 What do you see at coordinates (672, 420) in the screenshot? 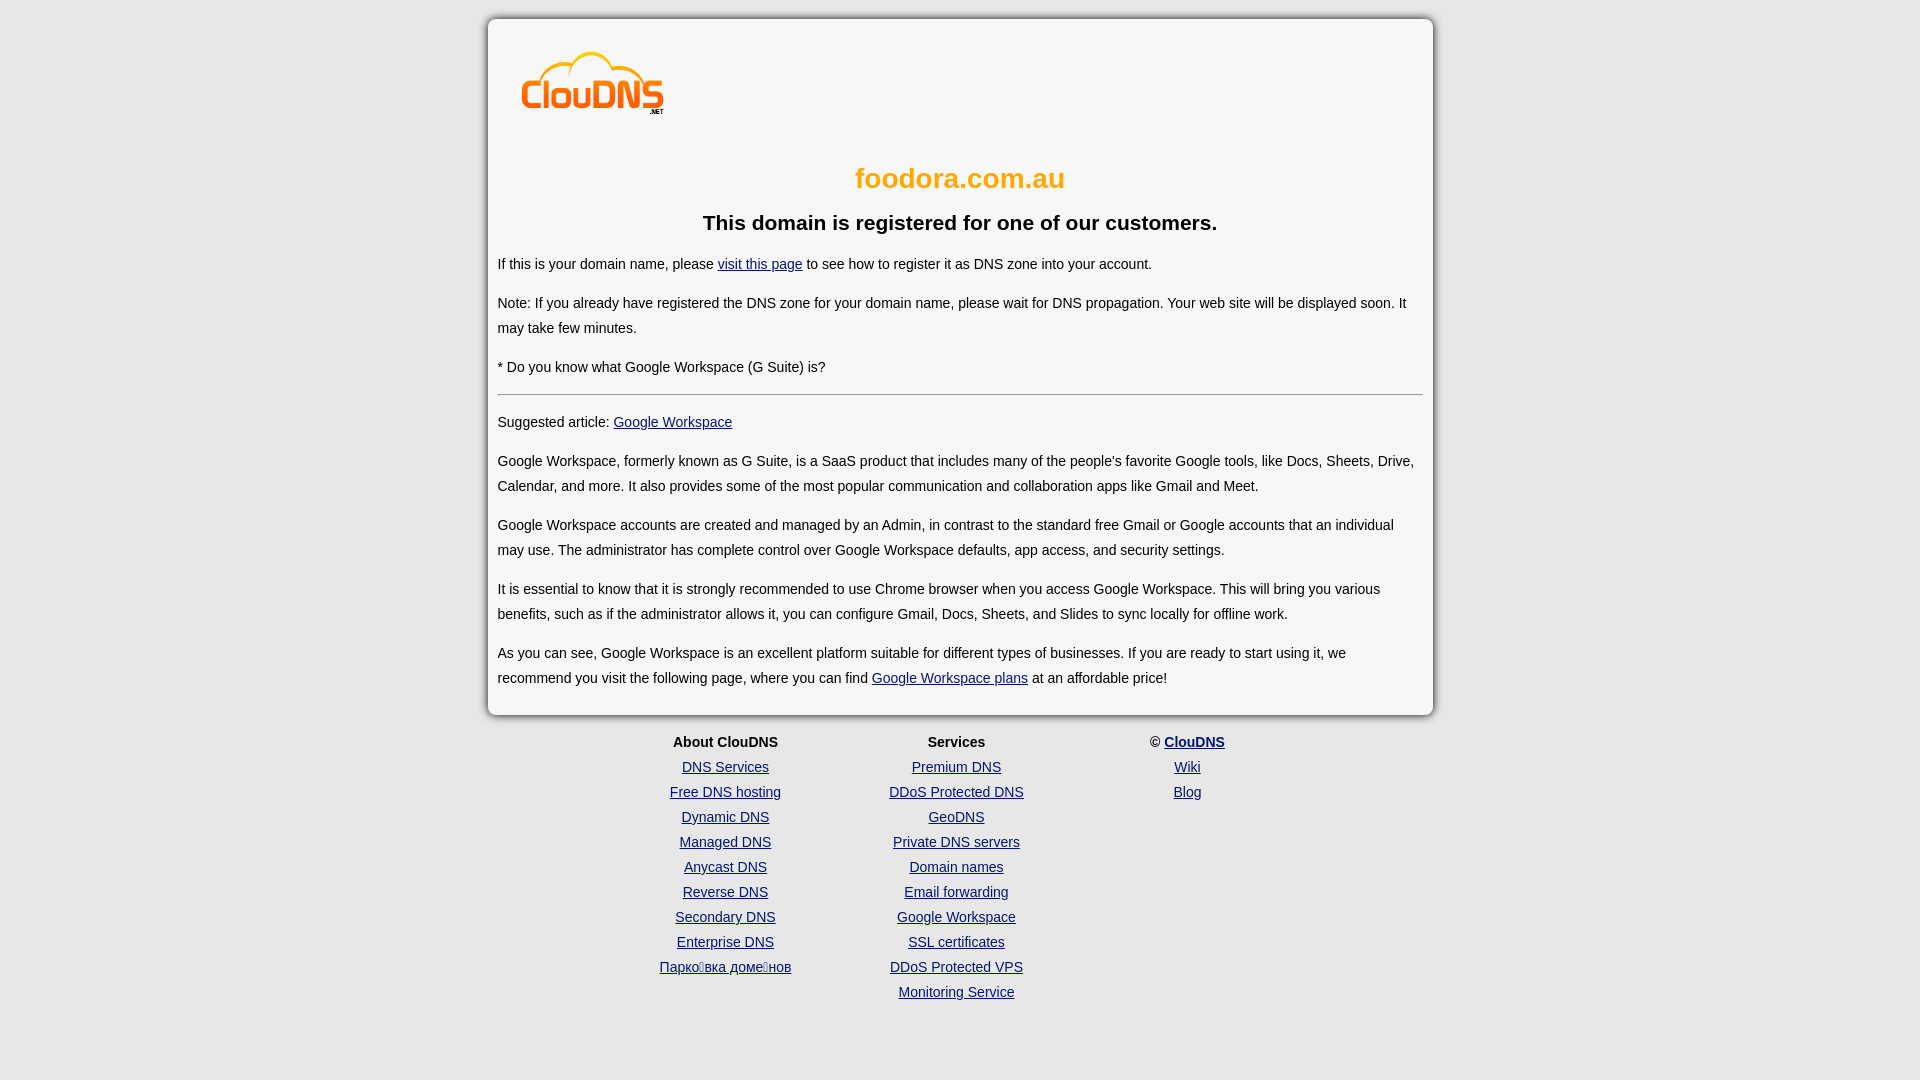
I see `'Google Workspace'` at bounding box center [672, 420].